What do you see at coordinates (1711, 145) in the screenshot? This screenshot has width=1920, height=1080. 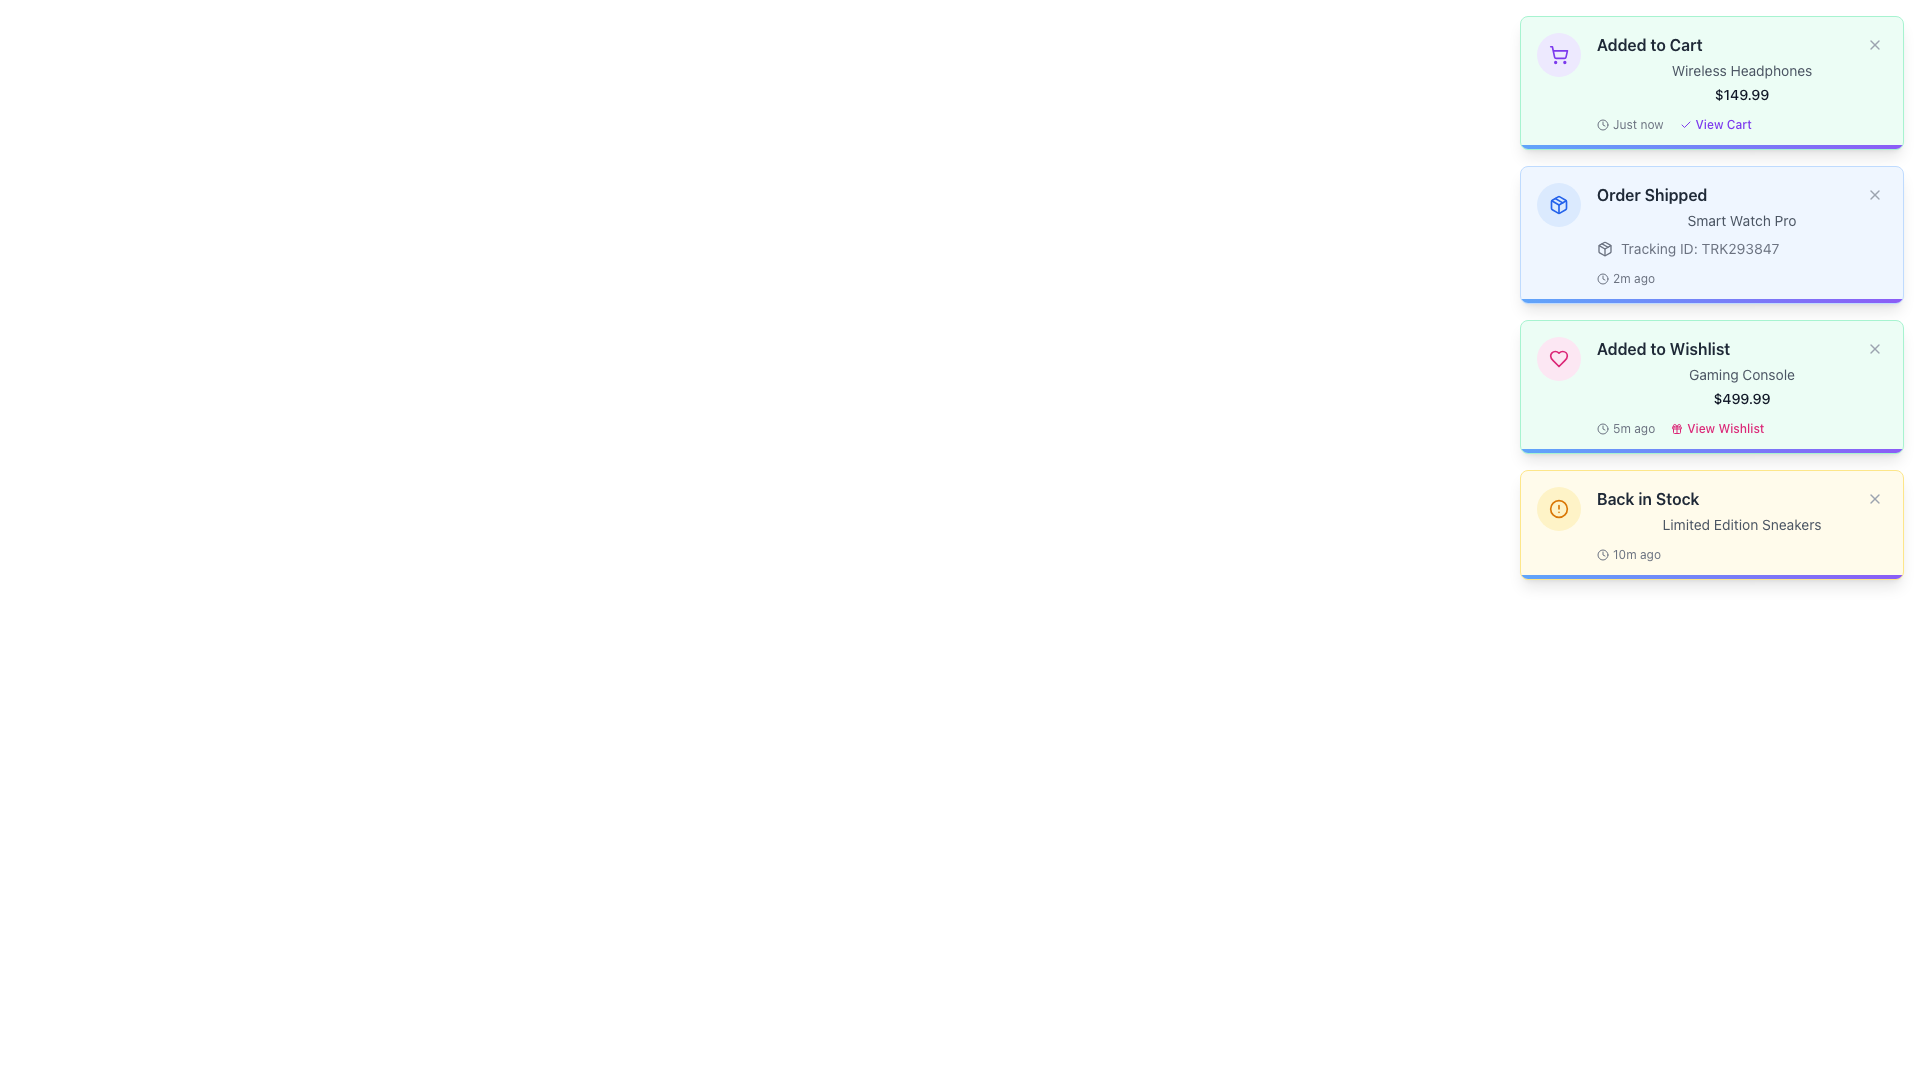 I see `the Progress Bar at the bottom of the 'Added to Cart' notification box, which indicates loading or timeout status` at bounding box center [1711, 145].